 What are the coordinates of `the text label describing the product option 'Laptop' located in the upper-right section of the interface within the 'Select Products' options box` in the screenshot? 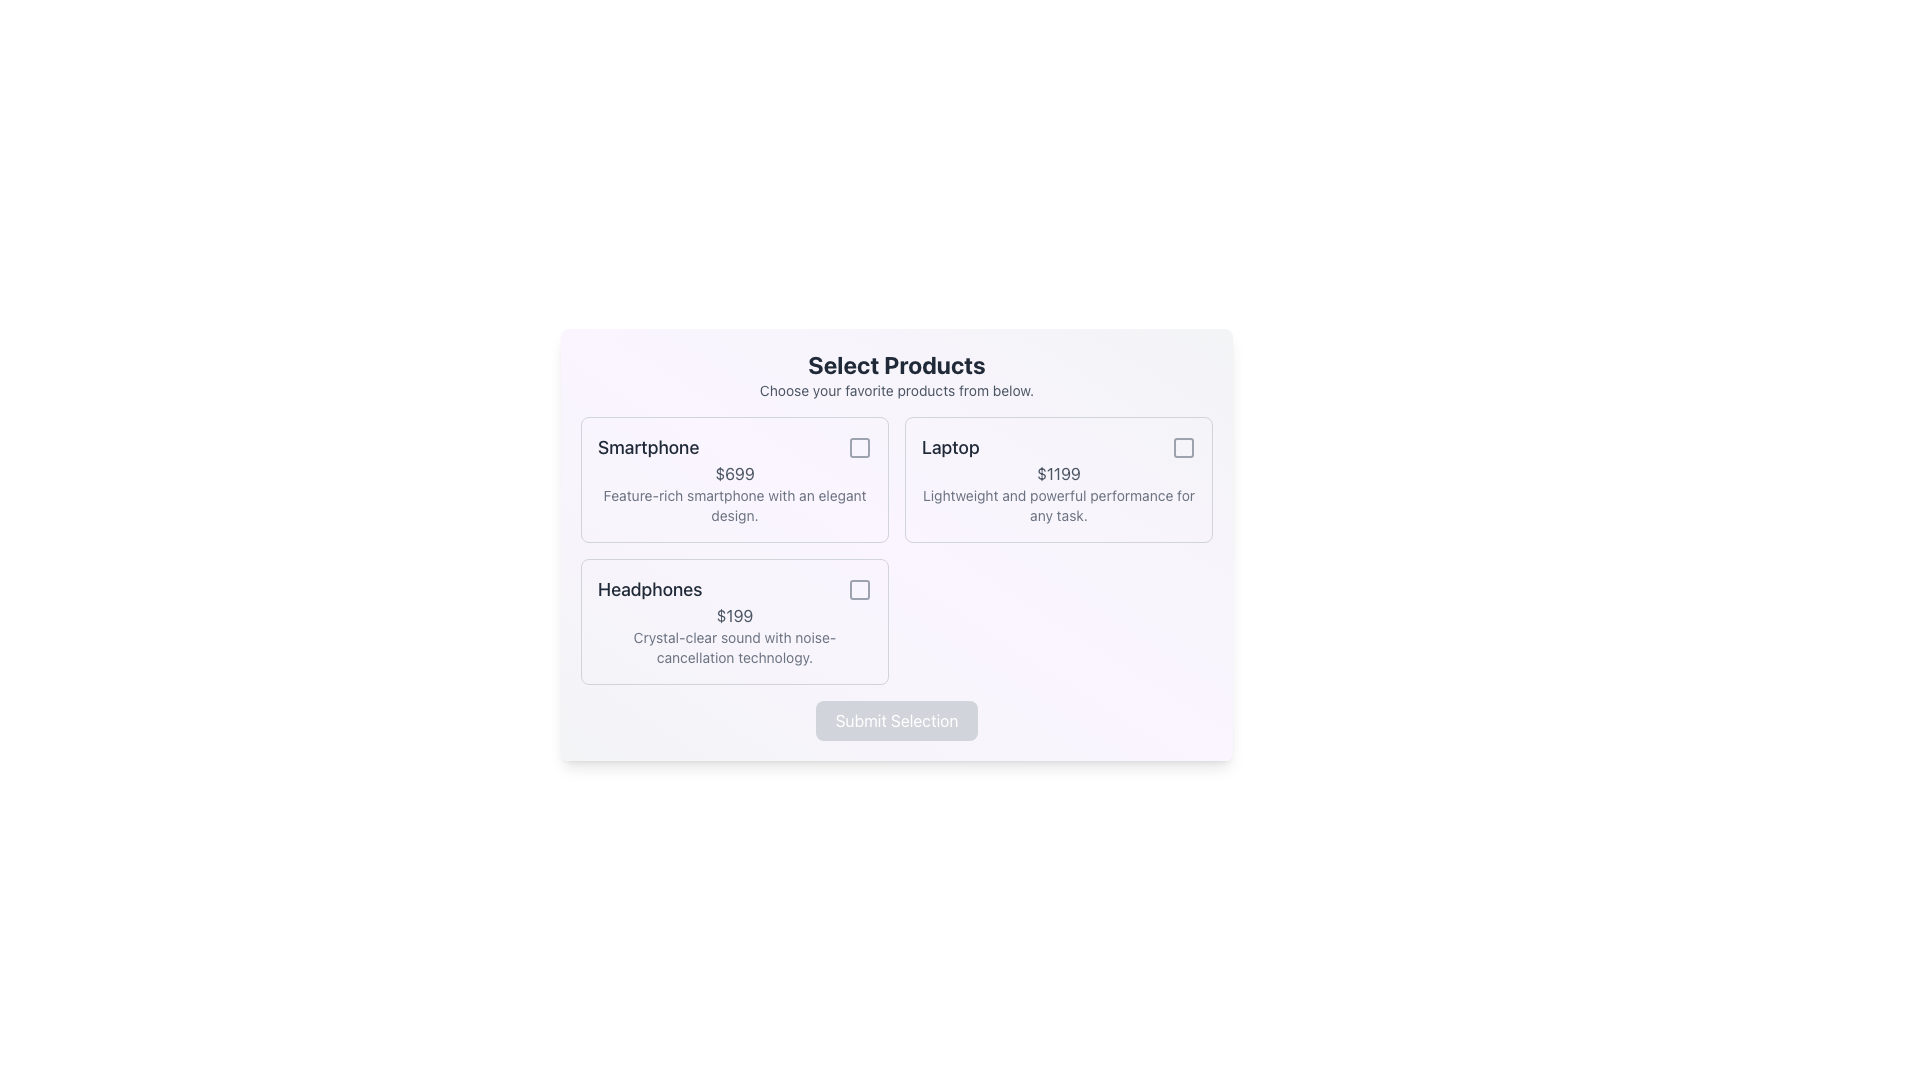 It's located at (949, 446).